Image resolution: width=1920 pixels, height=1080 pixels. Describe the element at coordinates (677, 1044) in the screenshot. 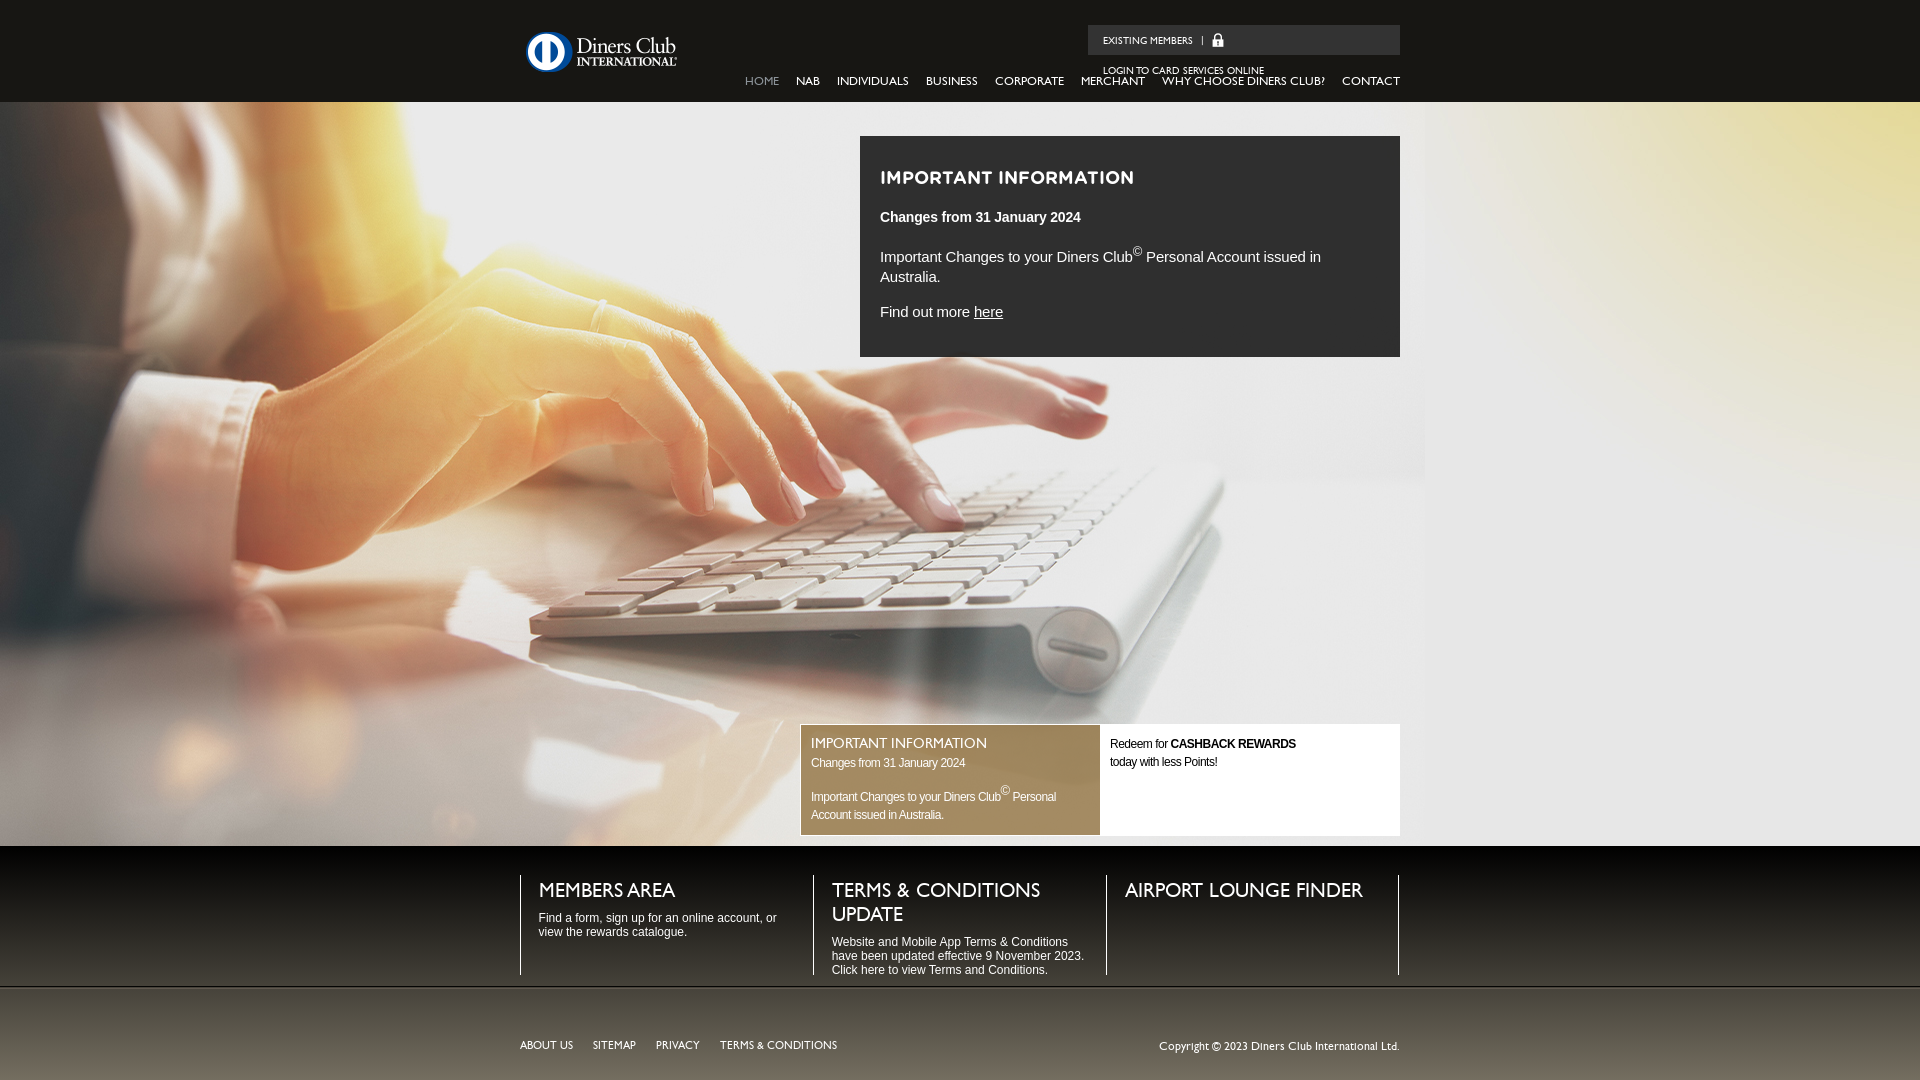

I see `'PRIVACY'` at that location.